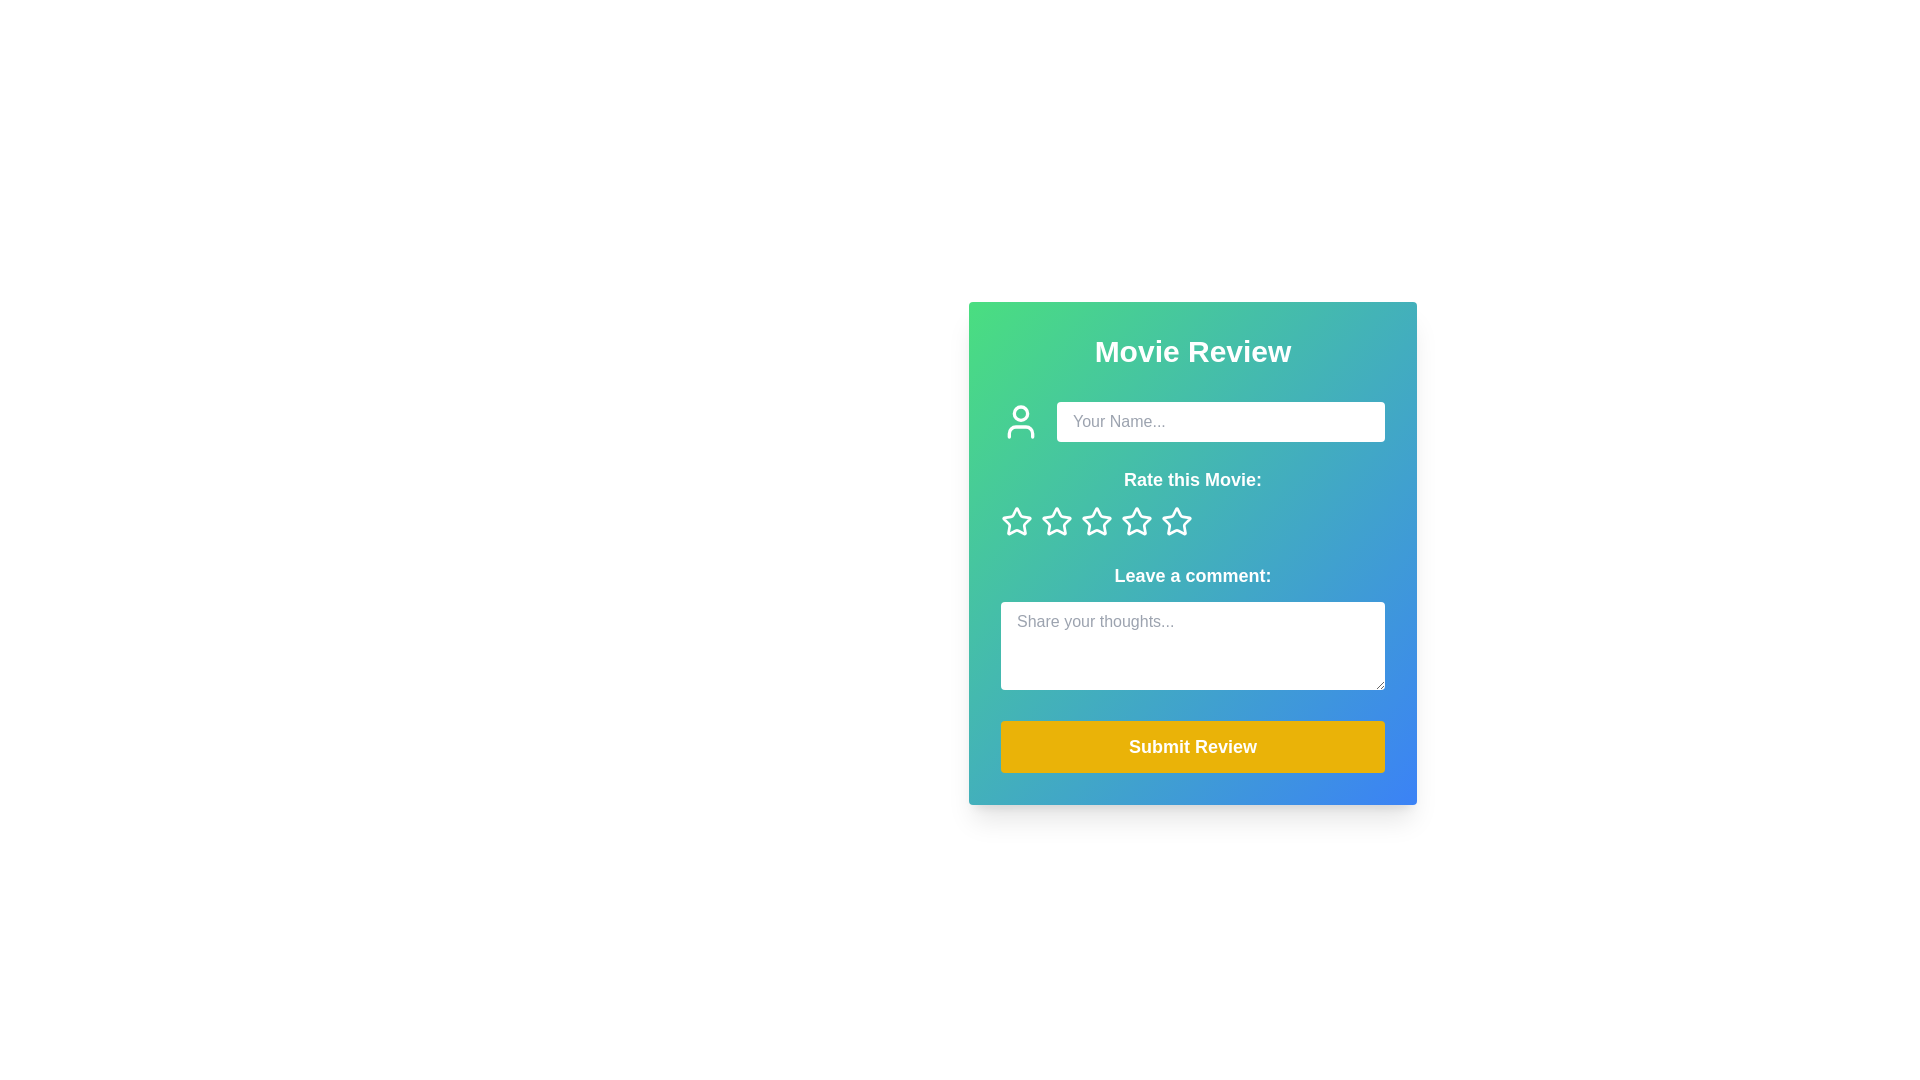 This screenshot has height=1080, width=1920. What do you see at coordinates (1193, 500) in the screenshot?
I see `the star icons in the Rating component located within the 'Movie Review' box` at bounding box center [1193, 500].